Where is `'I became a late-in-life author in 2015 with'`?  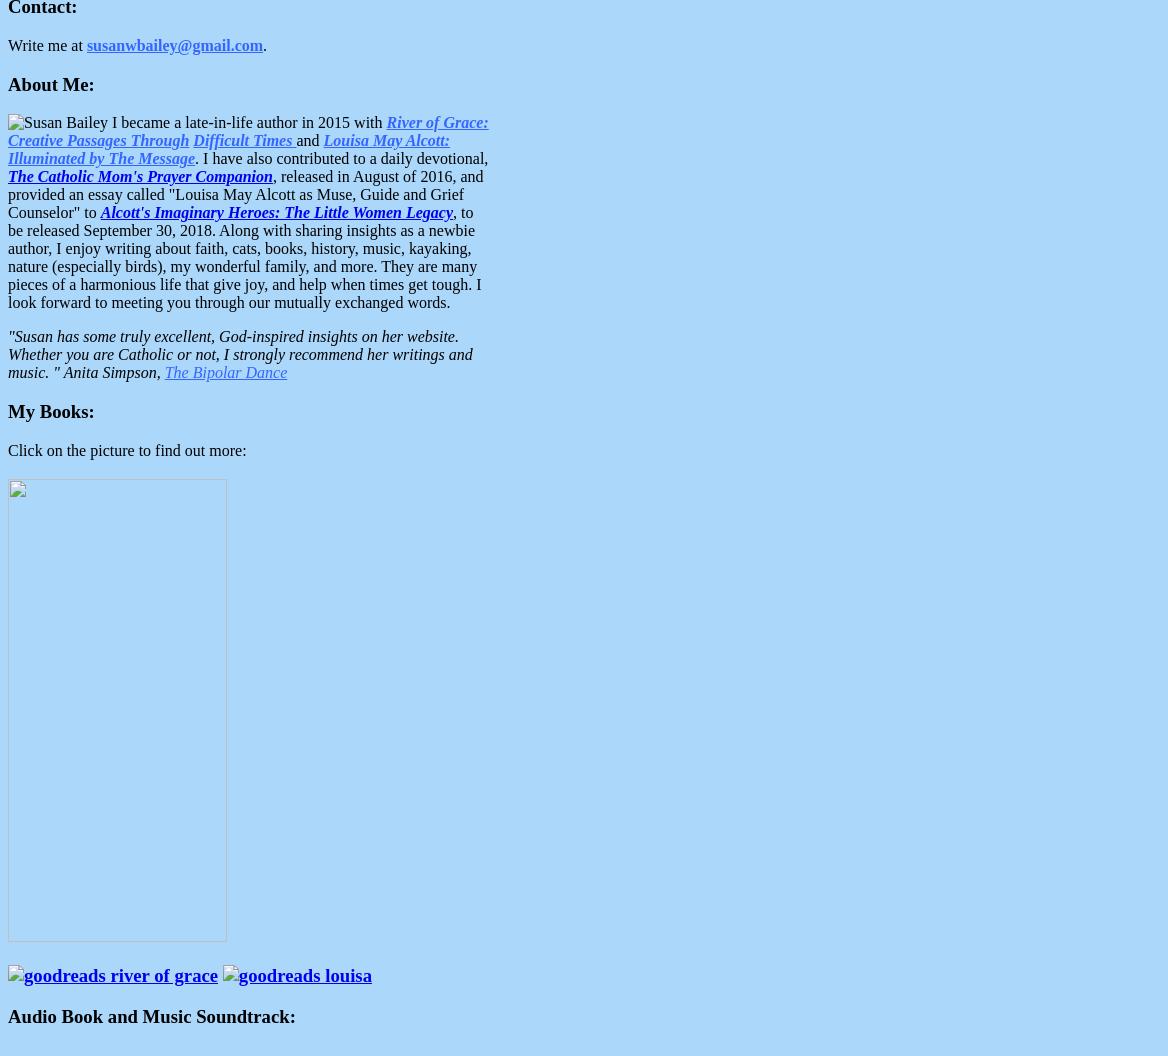
'I became a late-in-life author in 2015 with' is located at coordinates (244, 121).